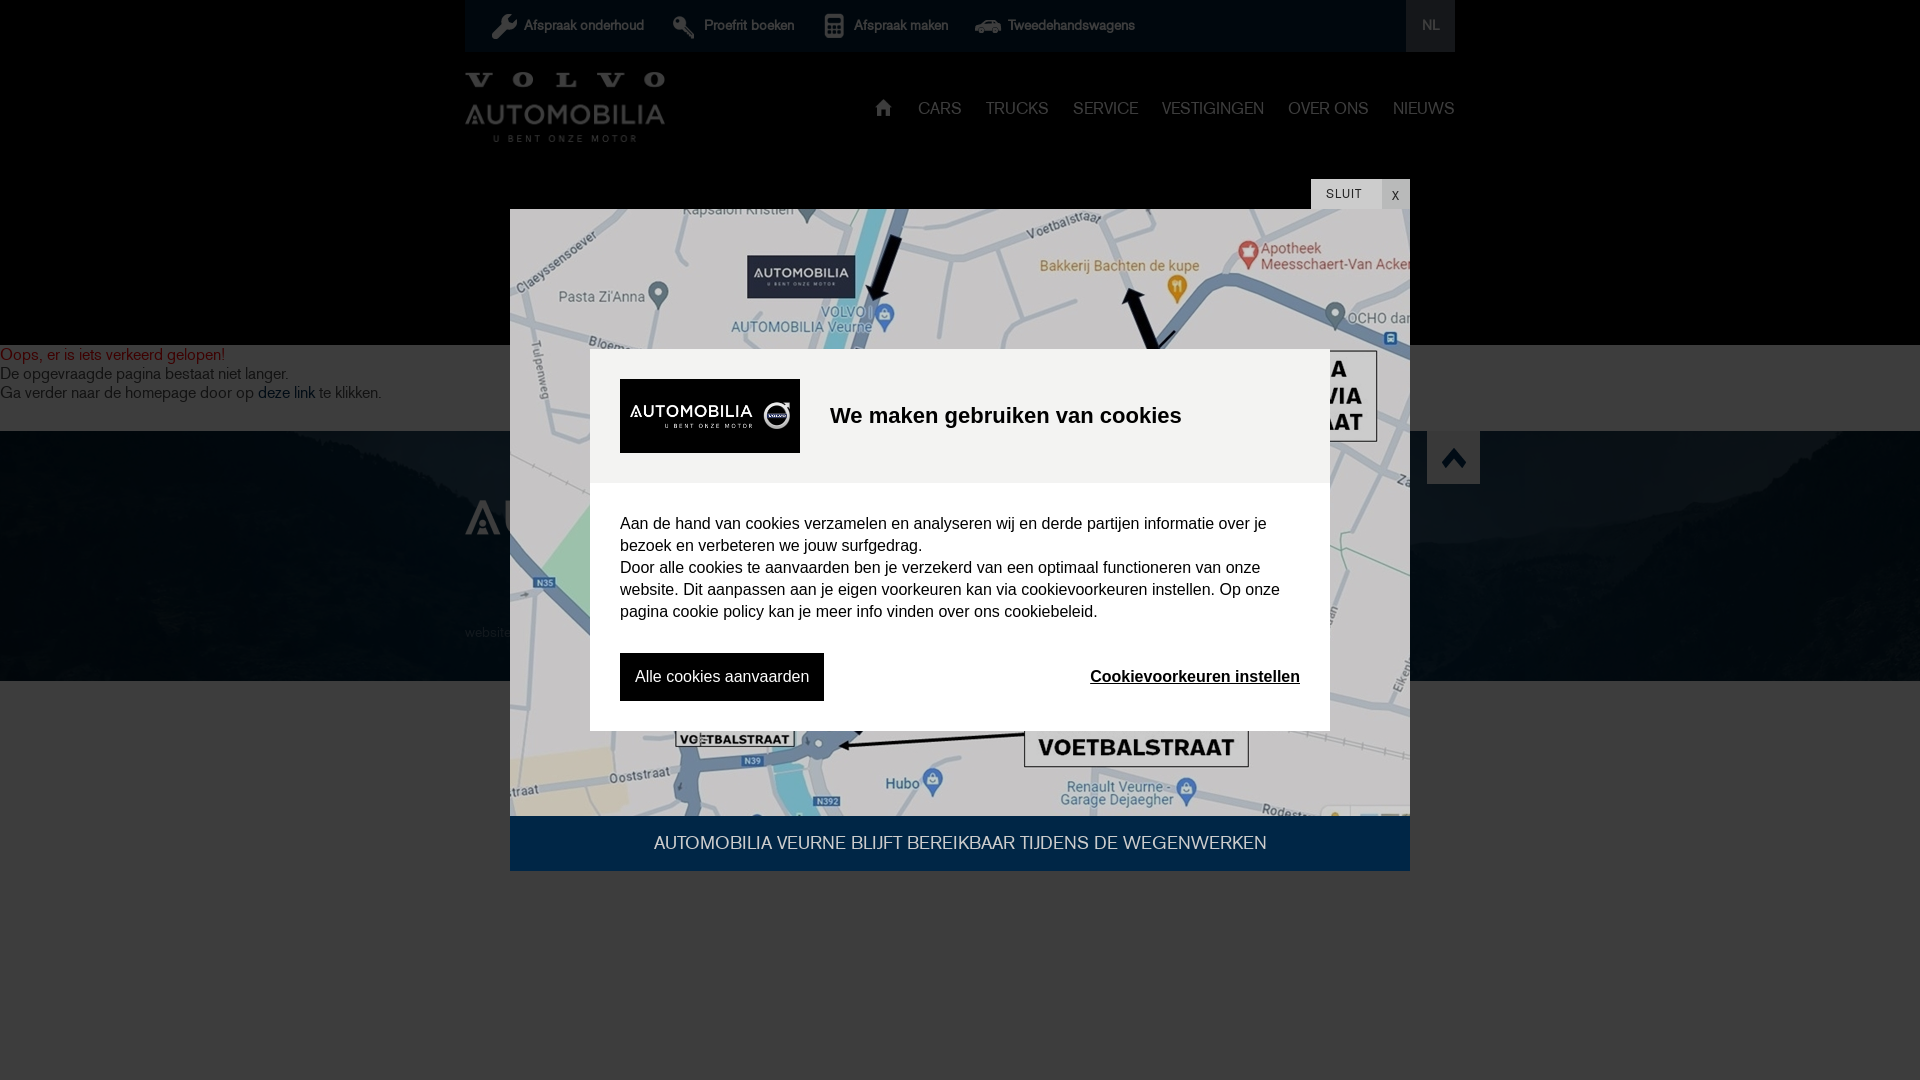 Image resolution: width=1920 pixels, height=1080 pixels. Describe the element at coordinates (1423, 112) in the screenshot. I see `'NIEUWS'` at that location.